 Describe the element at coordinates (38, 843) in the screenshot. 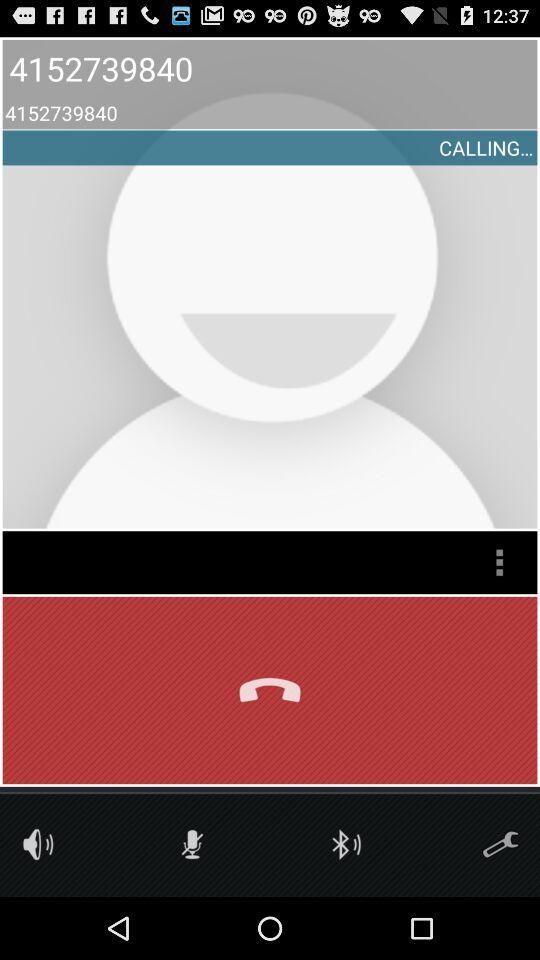

I see `press the sound button` at that location.